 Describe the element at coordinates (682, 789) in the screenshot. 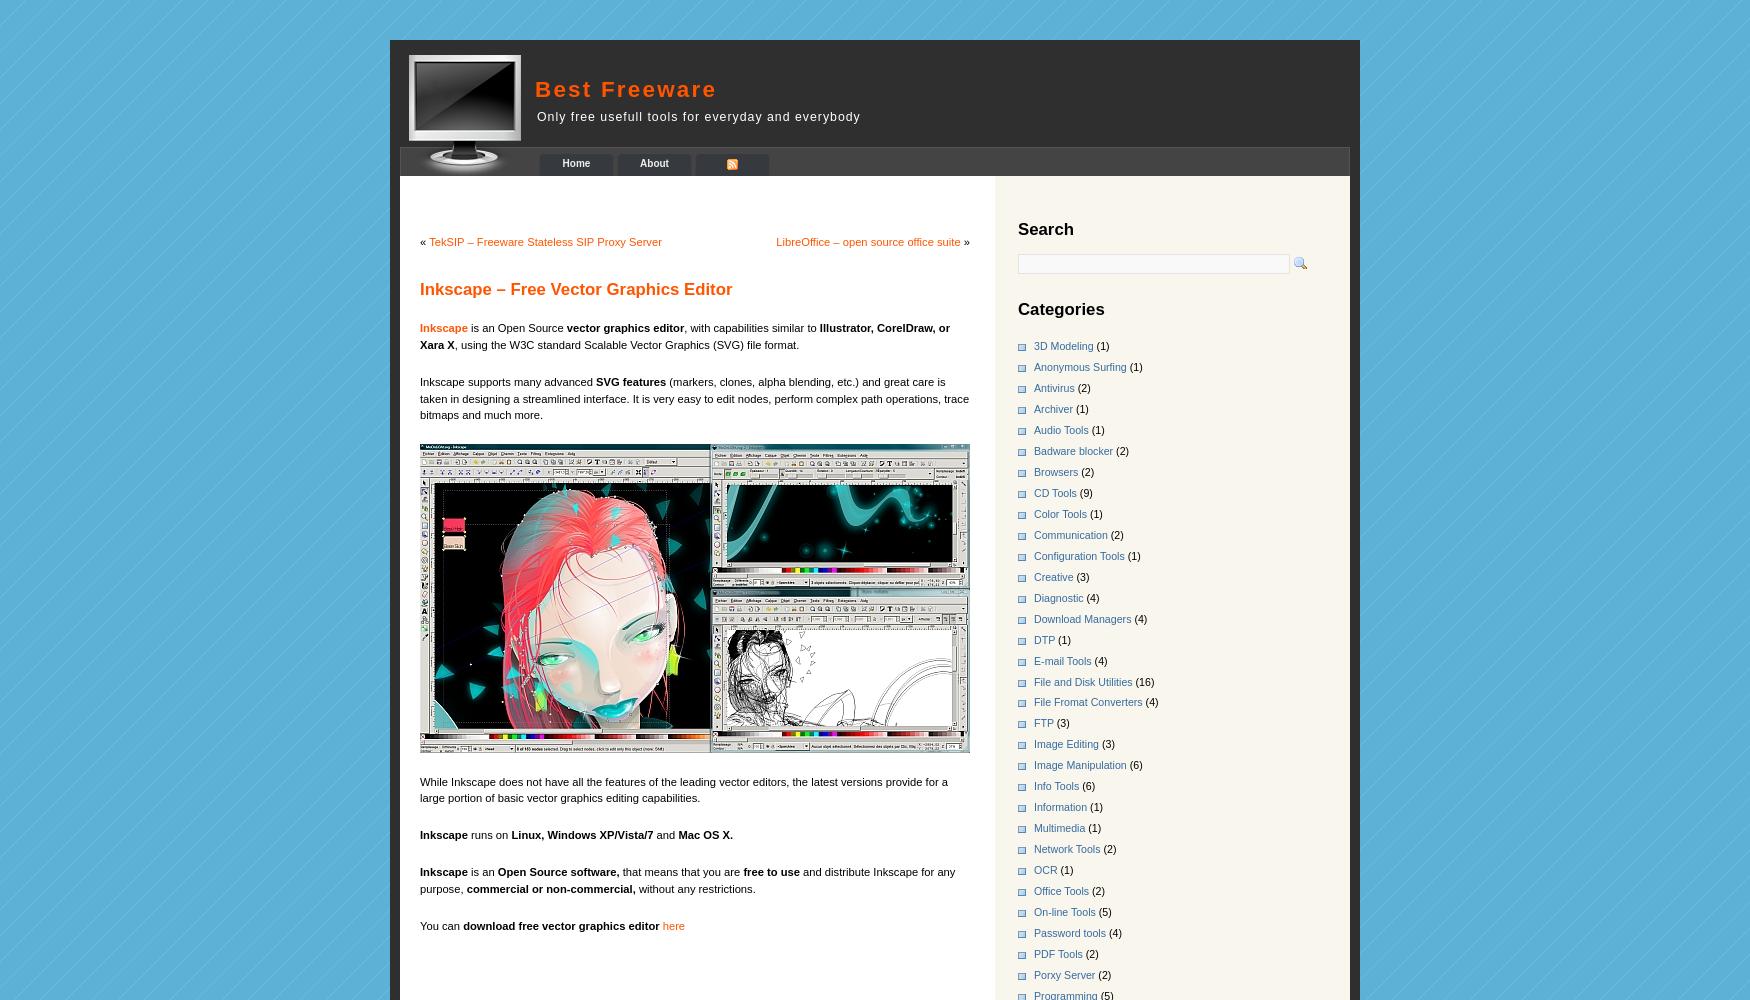

I see `'While Inkscape does not have all the features of the leading vector editors, the latest versions provide for a large portion of basic vector graphics editing capabilities.'` at that location.